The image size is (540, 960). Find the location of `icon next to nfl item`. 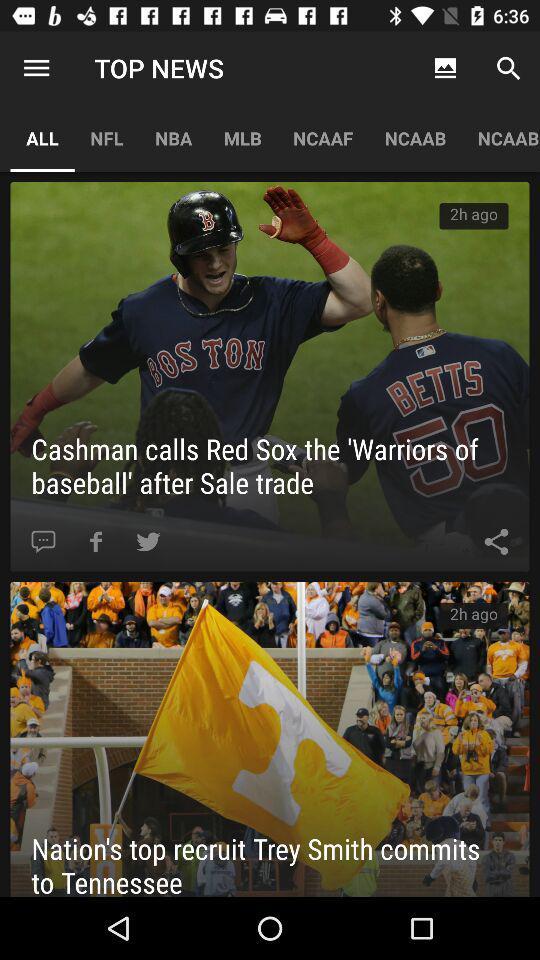

icon next to nfl item is located at coordinates (36, 68).